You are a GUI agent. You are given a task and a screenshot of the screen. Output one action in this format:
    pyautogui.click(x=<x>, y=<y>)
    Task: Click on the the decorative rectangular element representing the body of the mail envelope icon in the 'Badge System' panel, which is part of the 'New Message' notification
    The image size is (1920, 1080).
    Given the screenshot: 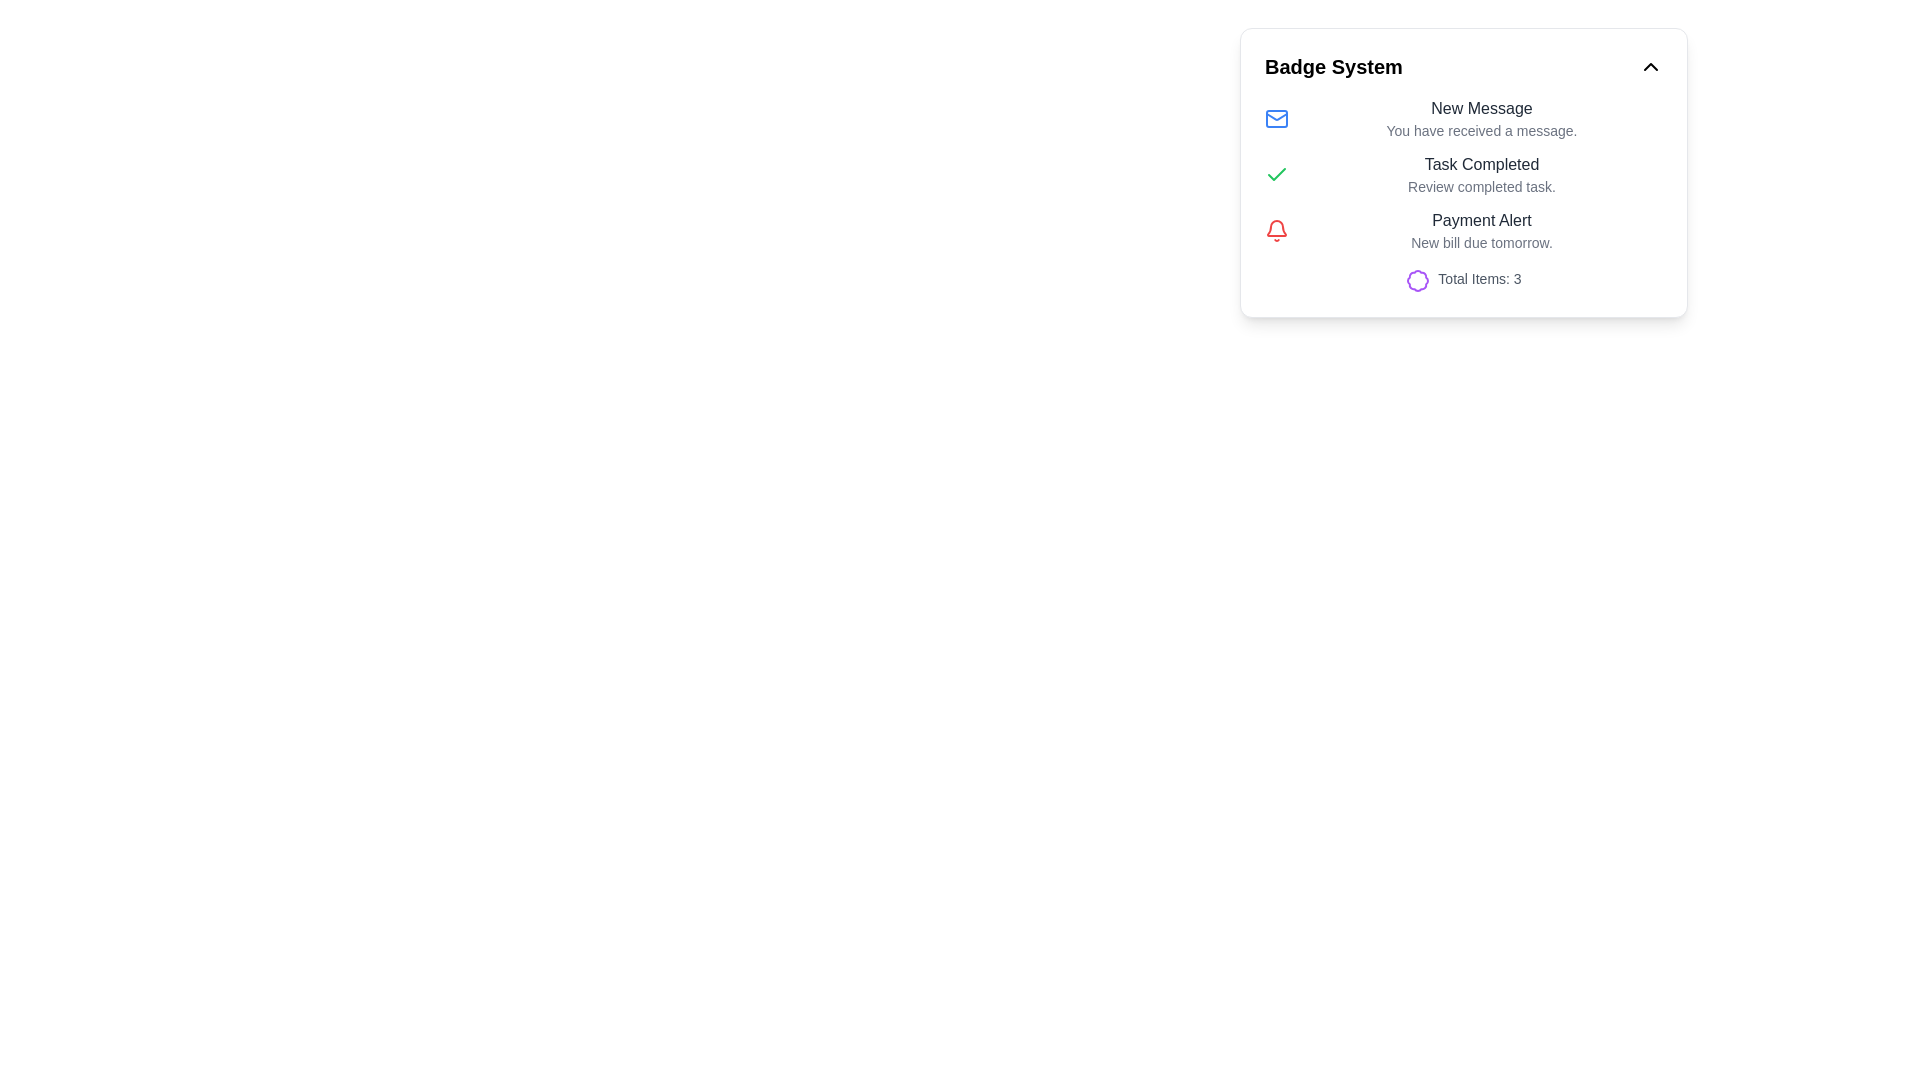 What is the action you would take?
    pyautogui.click(x=1275, y=119)
    